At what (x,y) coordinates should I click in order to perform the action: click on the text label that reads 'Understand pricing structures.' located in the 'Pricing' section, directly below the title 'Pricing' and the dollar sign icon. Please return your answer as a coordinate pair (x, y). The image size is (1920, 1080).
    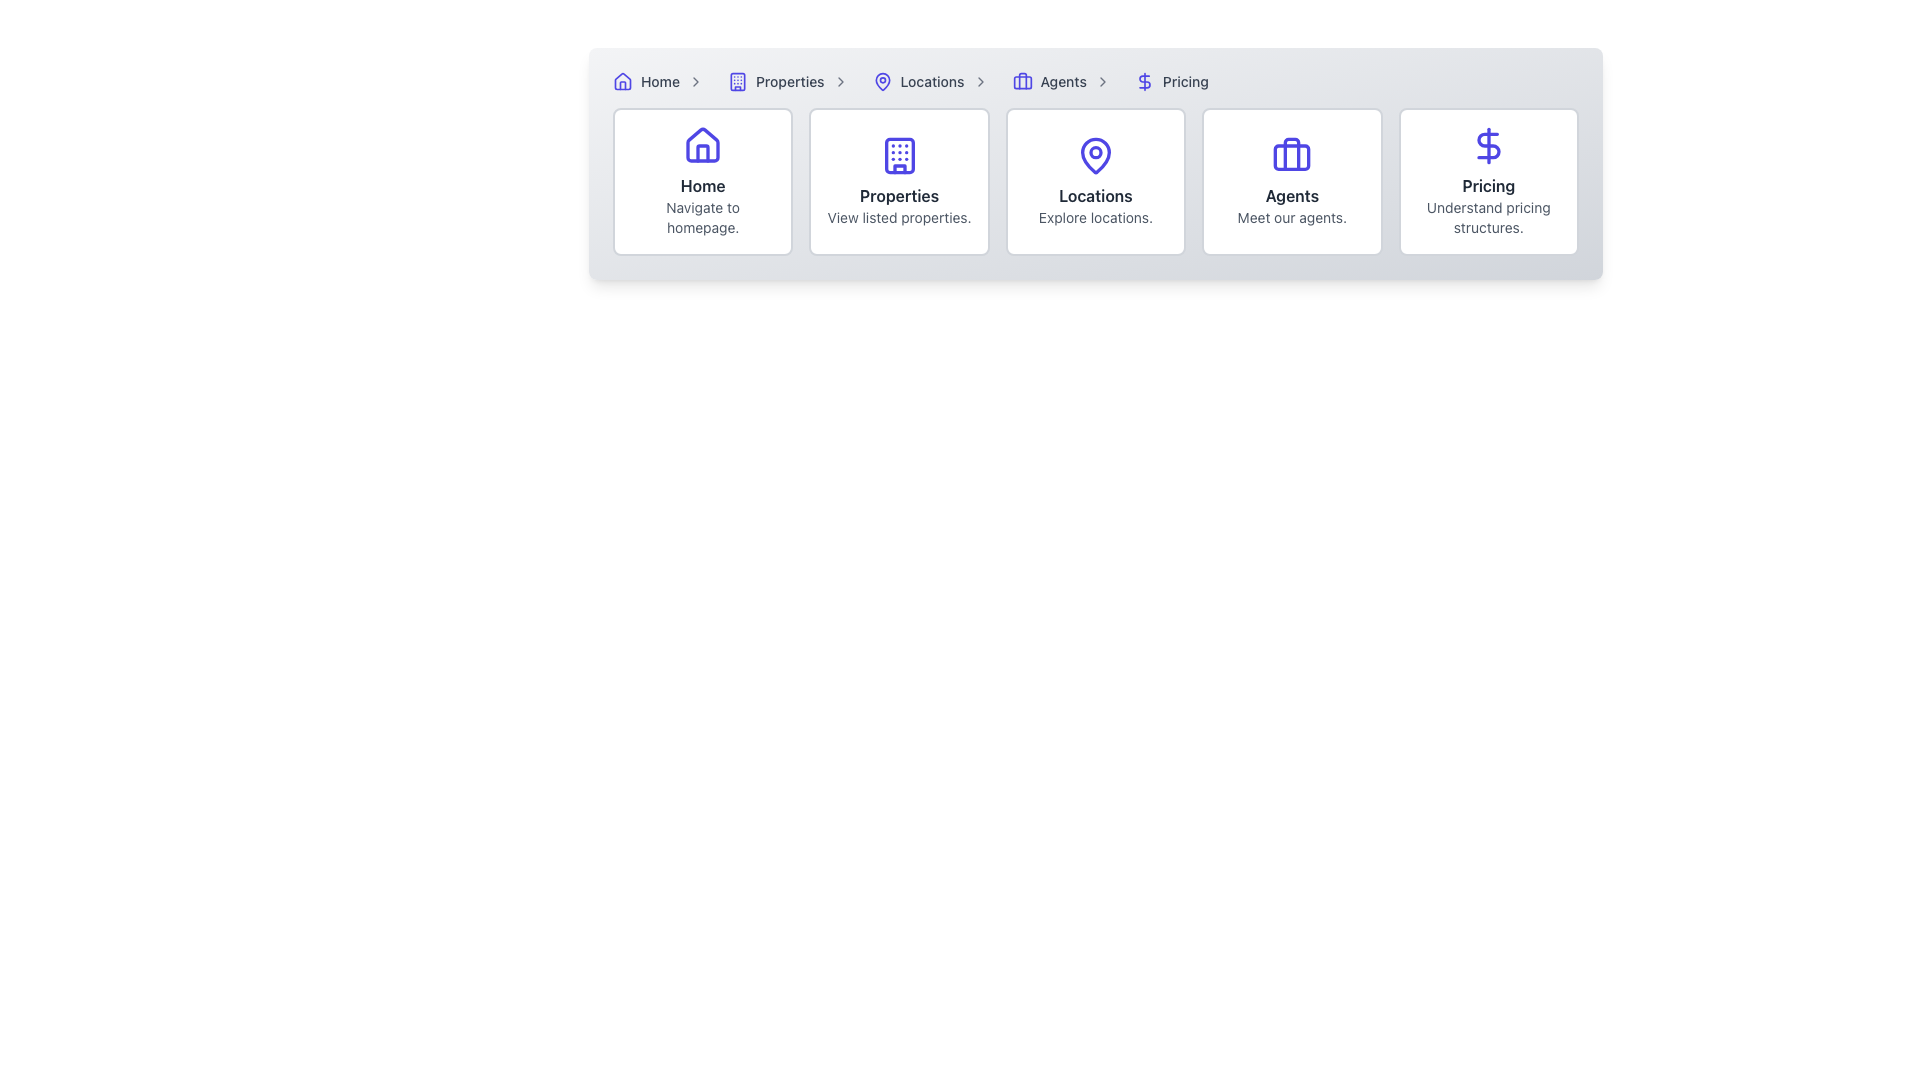
    Looking at the image, I should click on (1488, 218).